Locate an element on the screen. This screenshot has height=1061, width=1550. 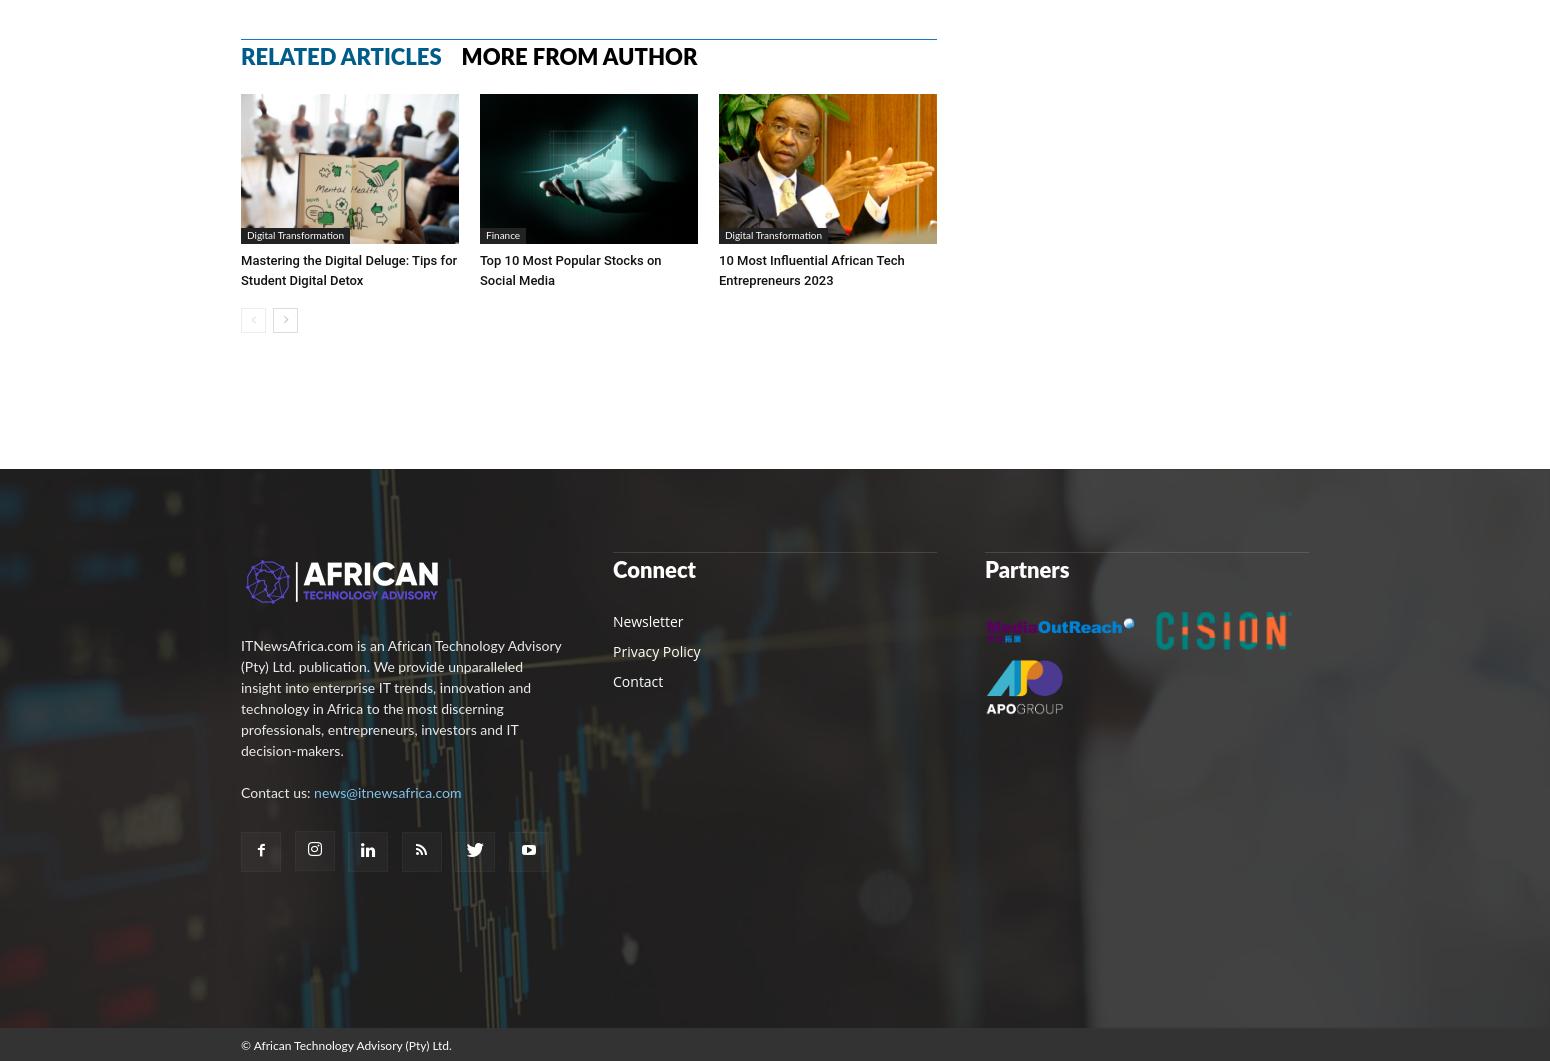
'Mastering the Digital Deluge: Tips for Student Digital Detox' is located at coordinates (348, 268).